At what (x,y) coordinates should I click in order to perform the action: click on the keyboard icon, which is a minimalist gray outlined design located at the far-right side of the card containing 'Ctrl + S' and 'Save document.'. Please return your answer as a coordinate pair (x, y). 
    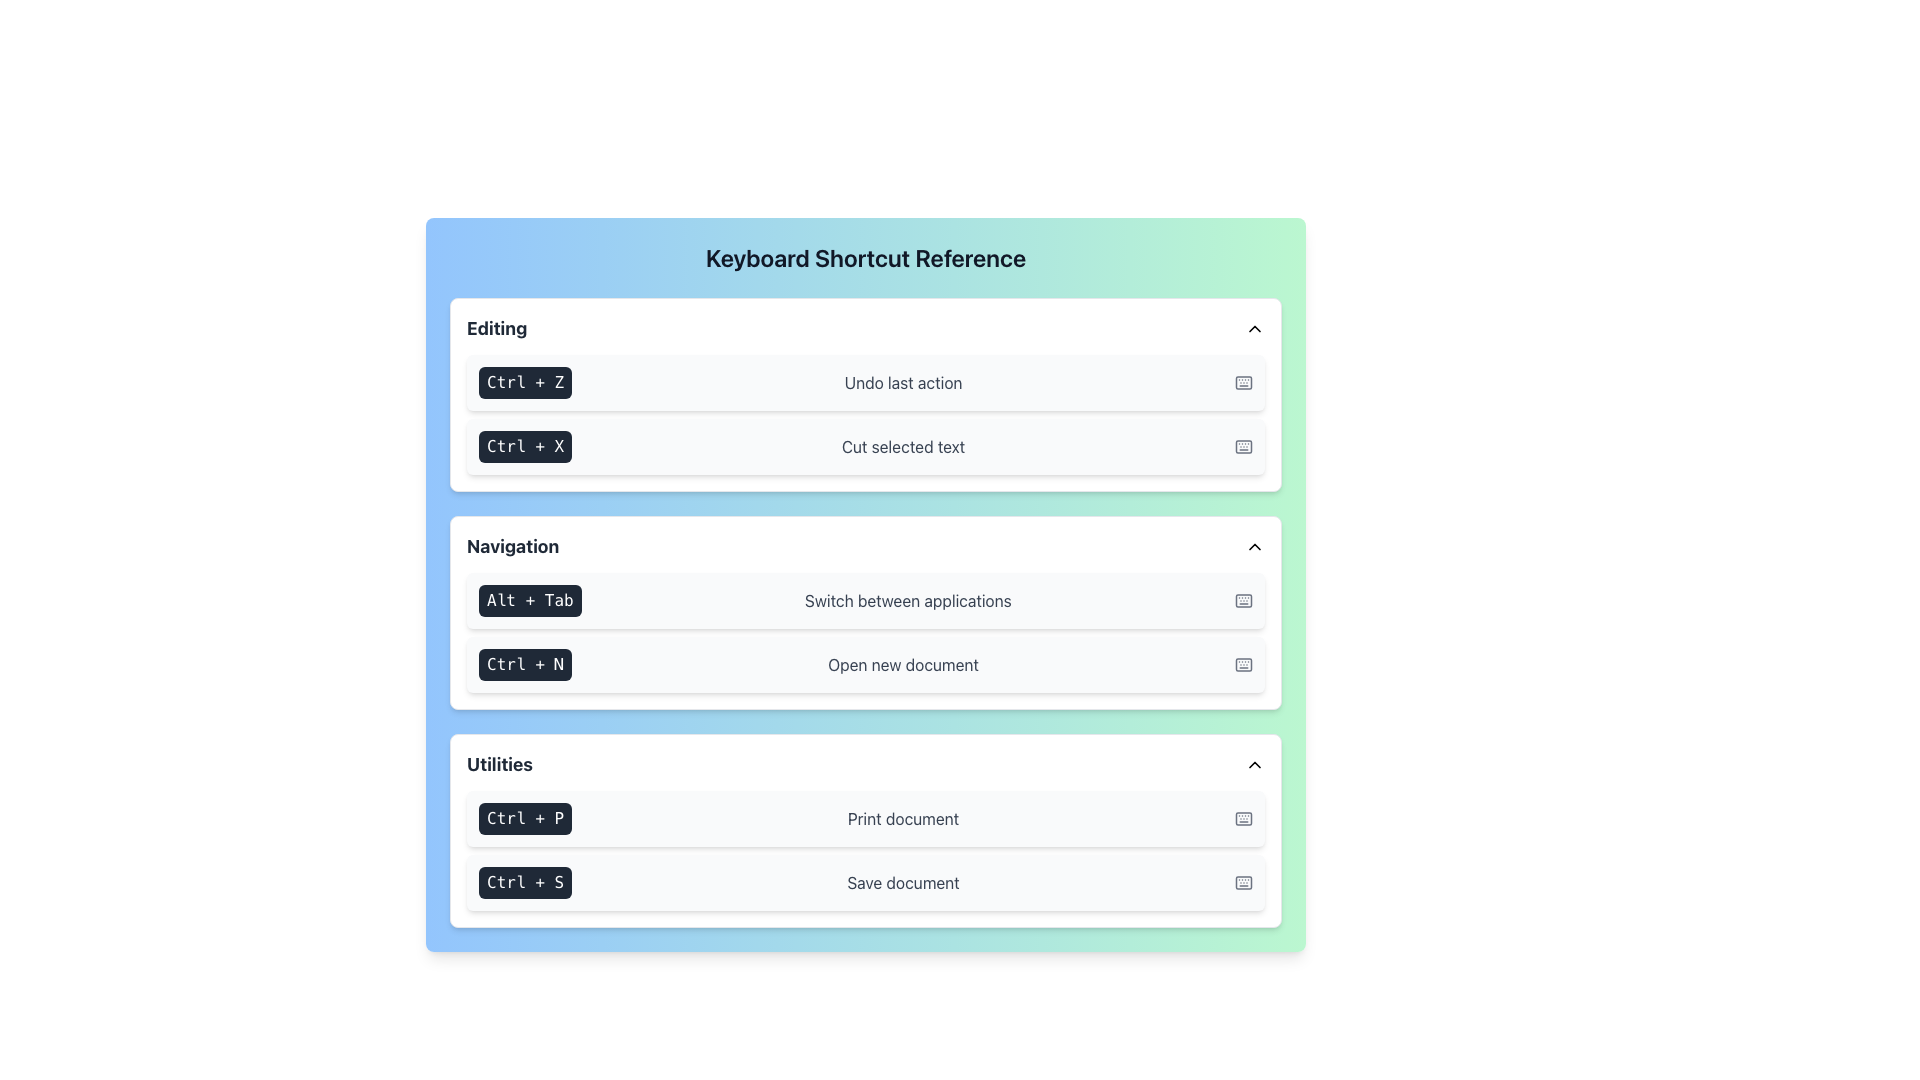
    Looking at the image, I should click on (1242, 882).